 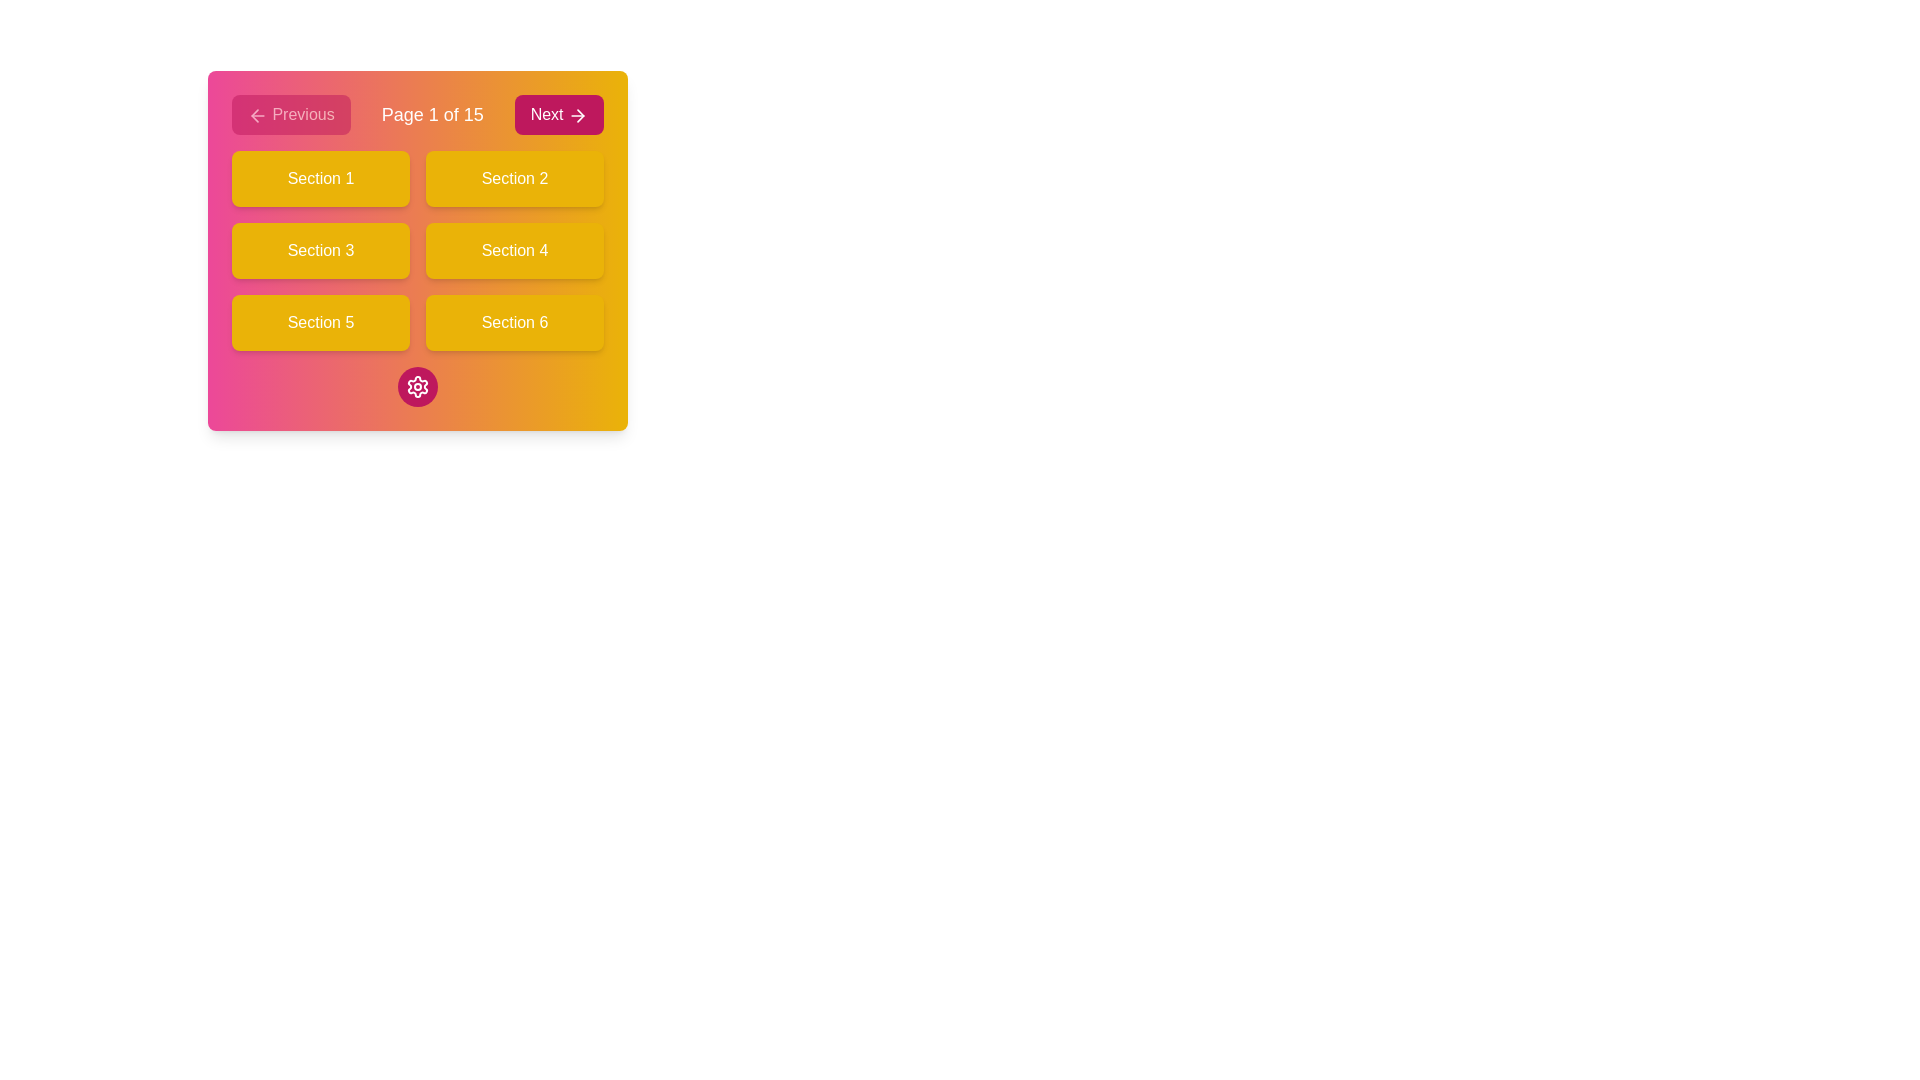 What do you see at coordinates (514, 322) in the screenshot?
I see `the interactive button labeled 'Section 6' located in the bottom-right quadrant of the grid` at bounding box center [514, 322].